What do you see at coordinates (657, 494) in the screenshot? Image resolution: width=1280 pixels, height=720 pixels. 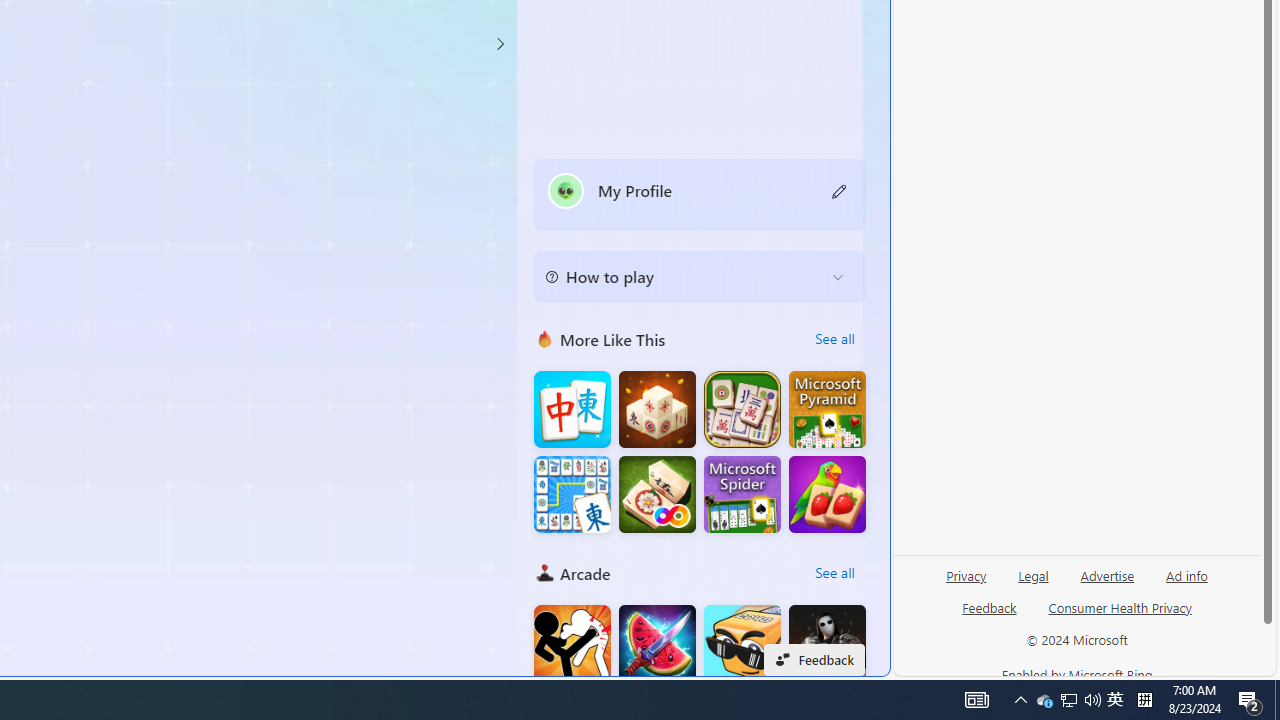 I see `'Mahjong FRVR'` at bounding box center [657, 494].